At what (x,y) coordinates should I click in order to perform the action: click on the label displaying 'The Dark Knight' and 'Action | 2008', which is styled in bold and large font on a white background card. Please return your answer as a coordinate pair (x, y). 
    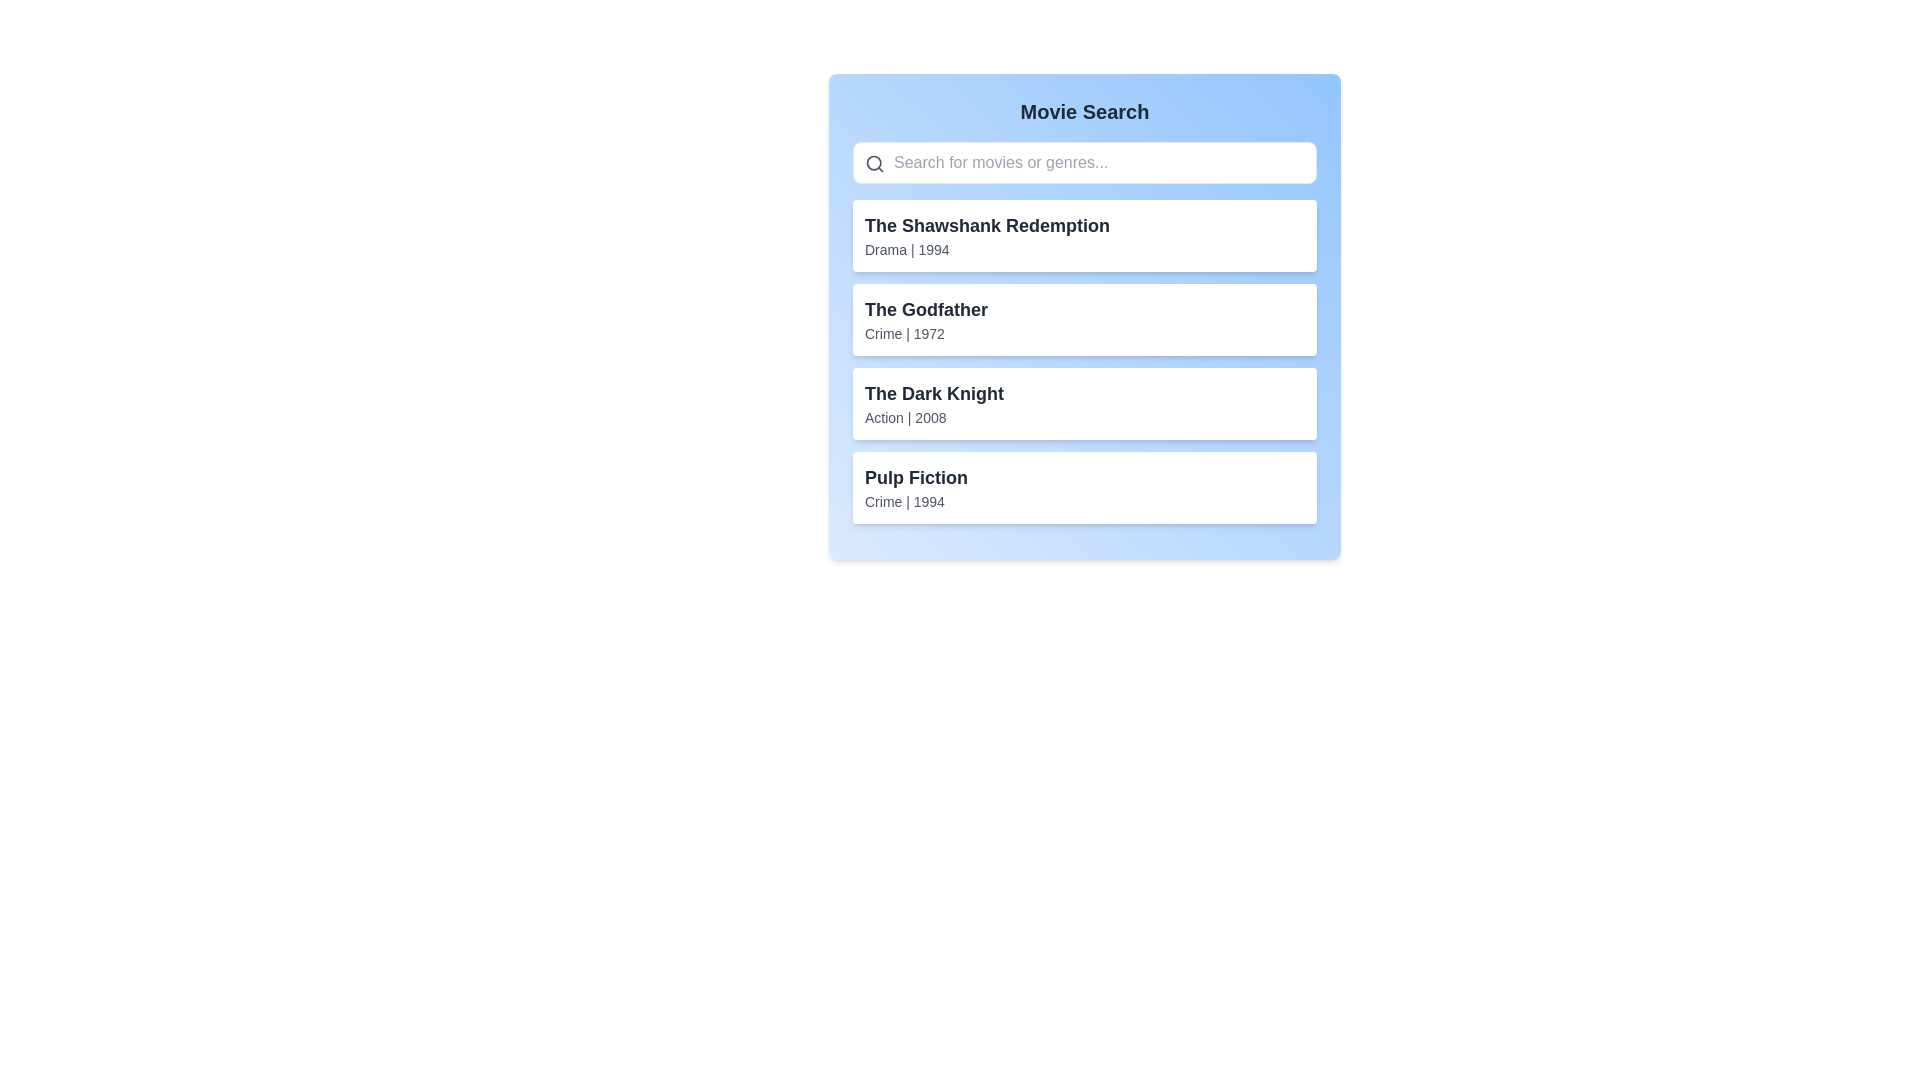
    Looking at the image, I should click on (933, 404).